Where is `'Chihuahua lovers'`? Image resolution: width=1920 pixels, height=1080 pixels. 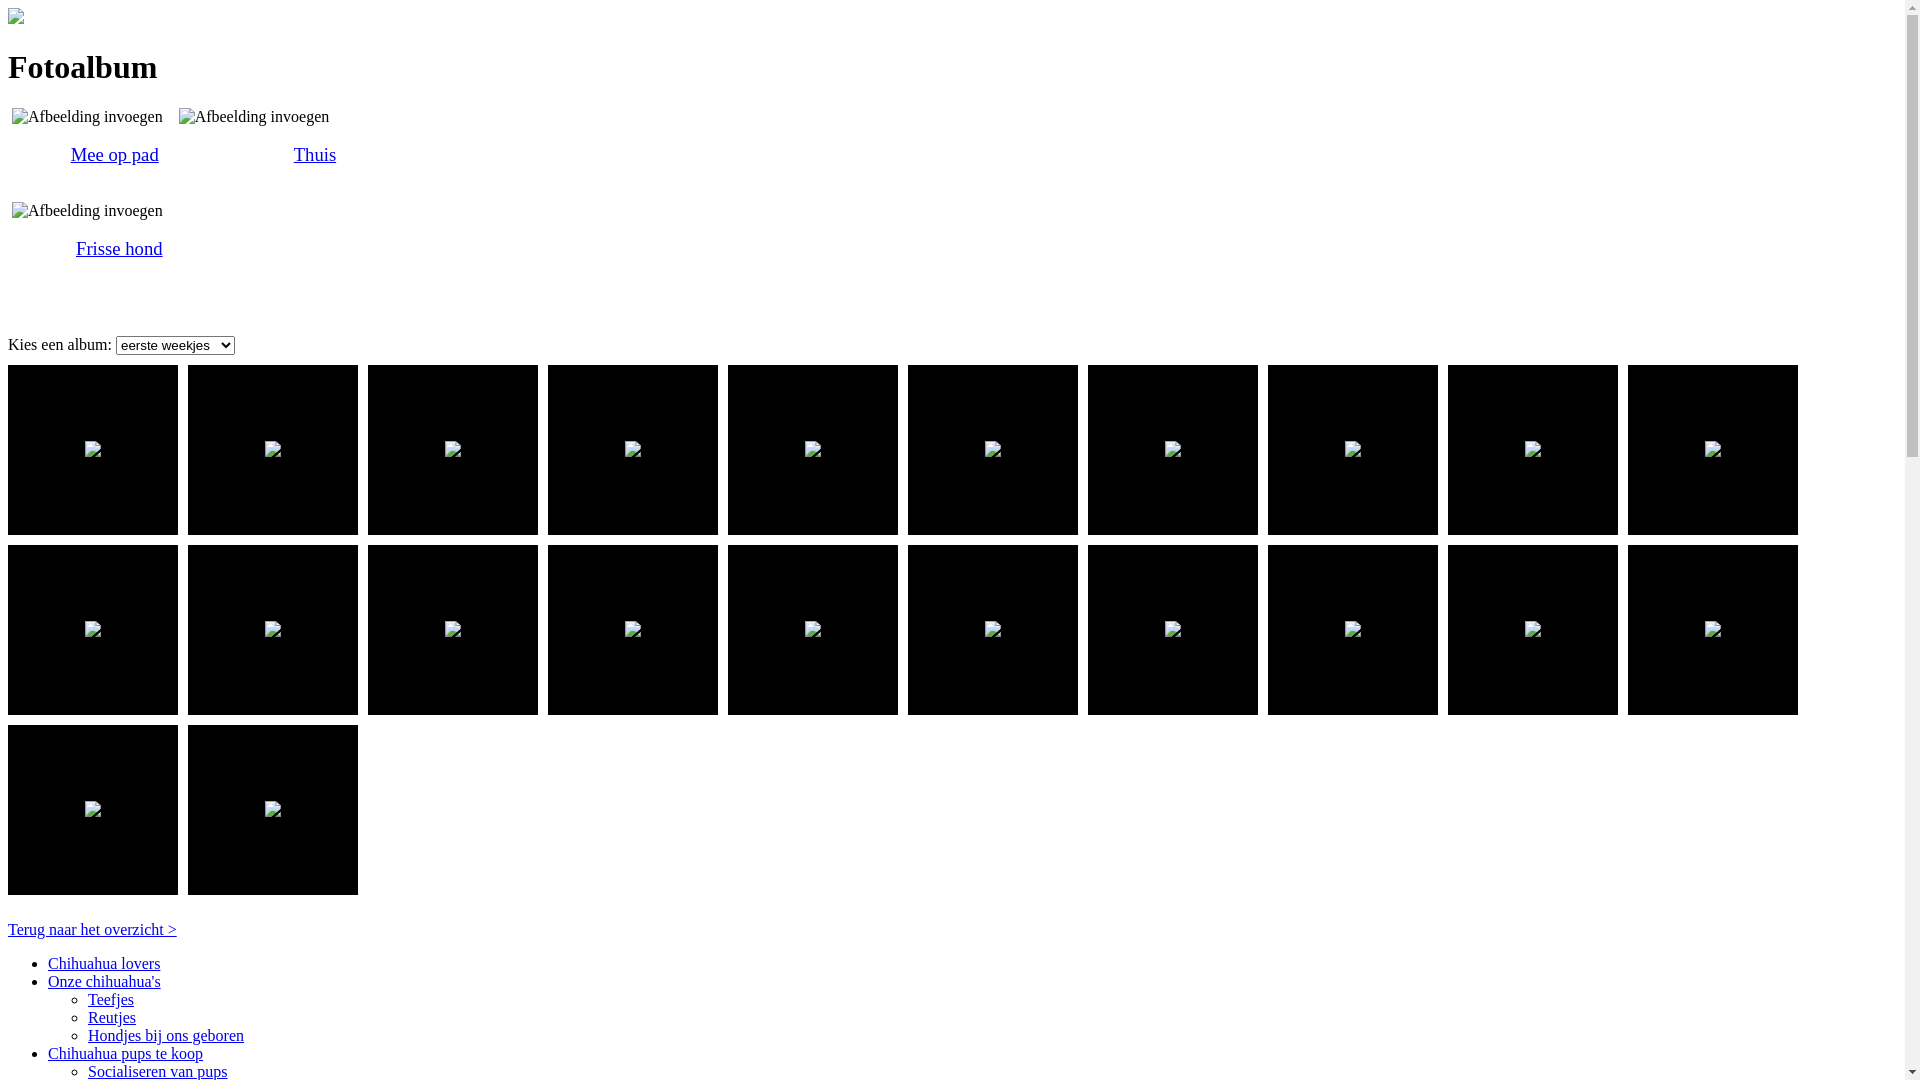 'Chihuahua lovers' is located at coordinates (103, 962).